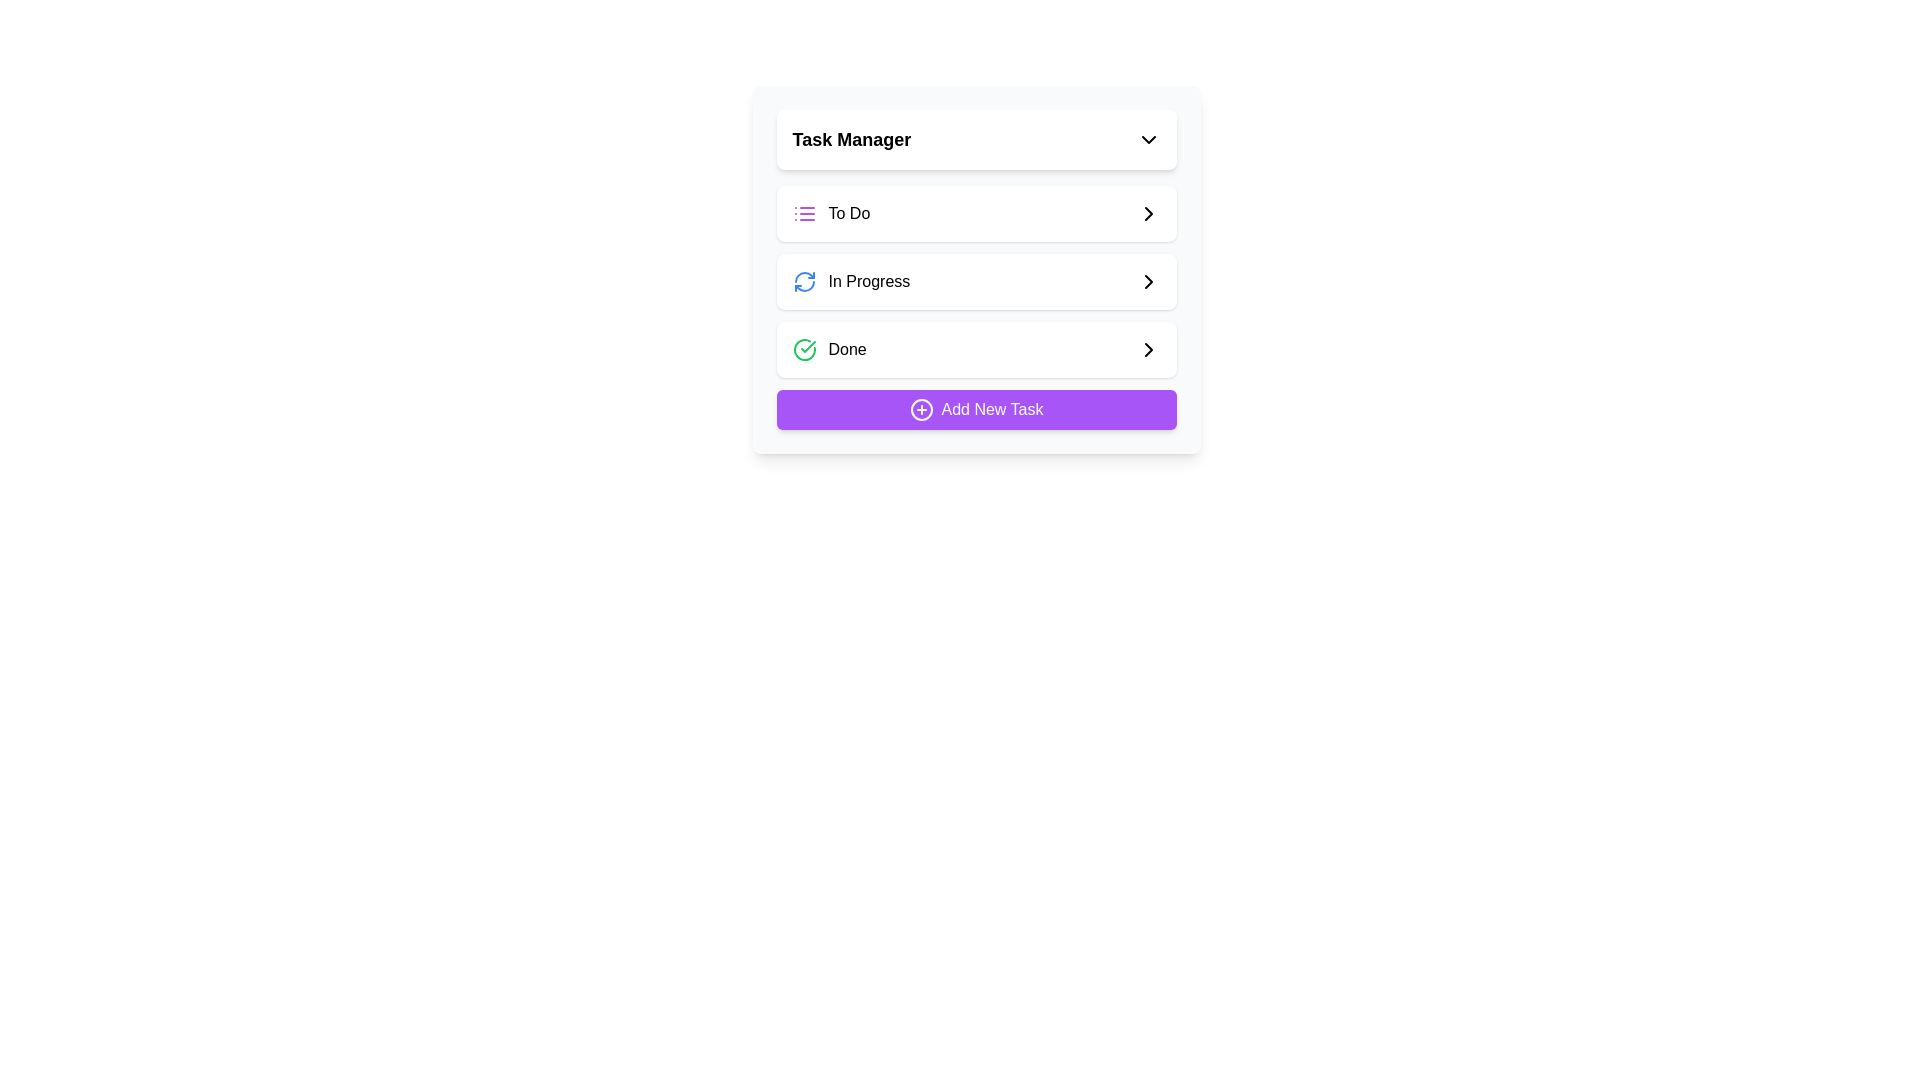 The image size is (1920, 1080). What do you see at coordinates (804, 349) in the screenshot?
I see `the completion indicator icon located in the 'Done' section of the task management interface, positioned left of the 'Done' text` at bounding box center [804, 349].